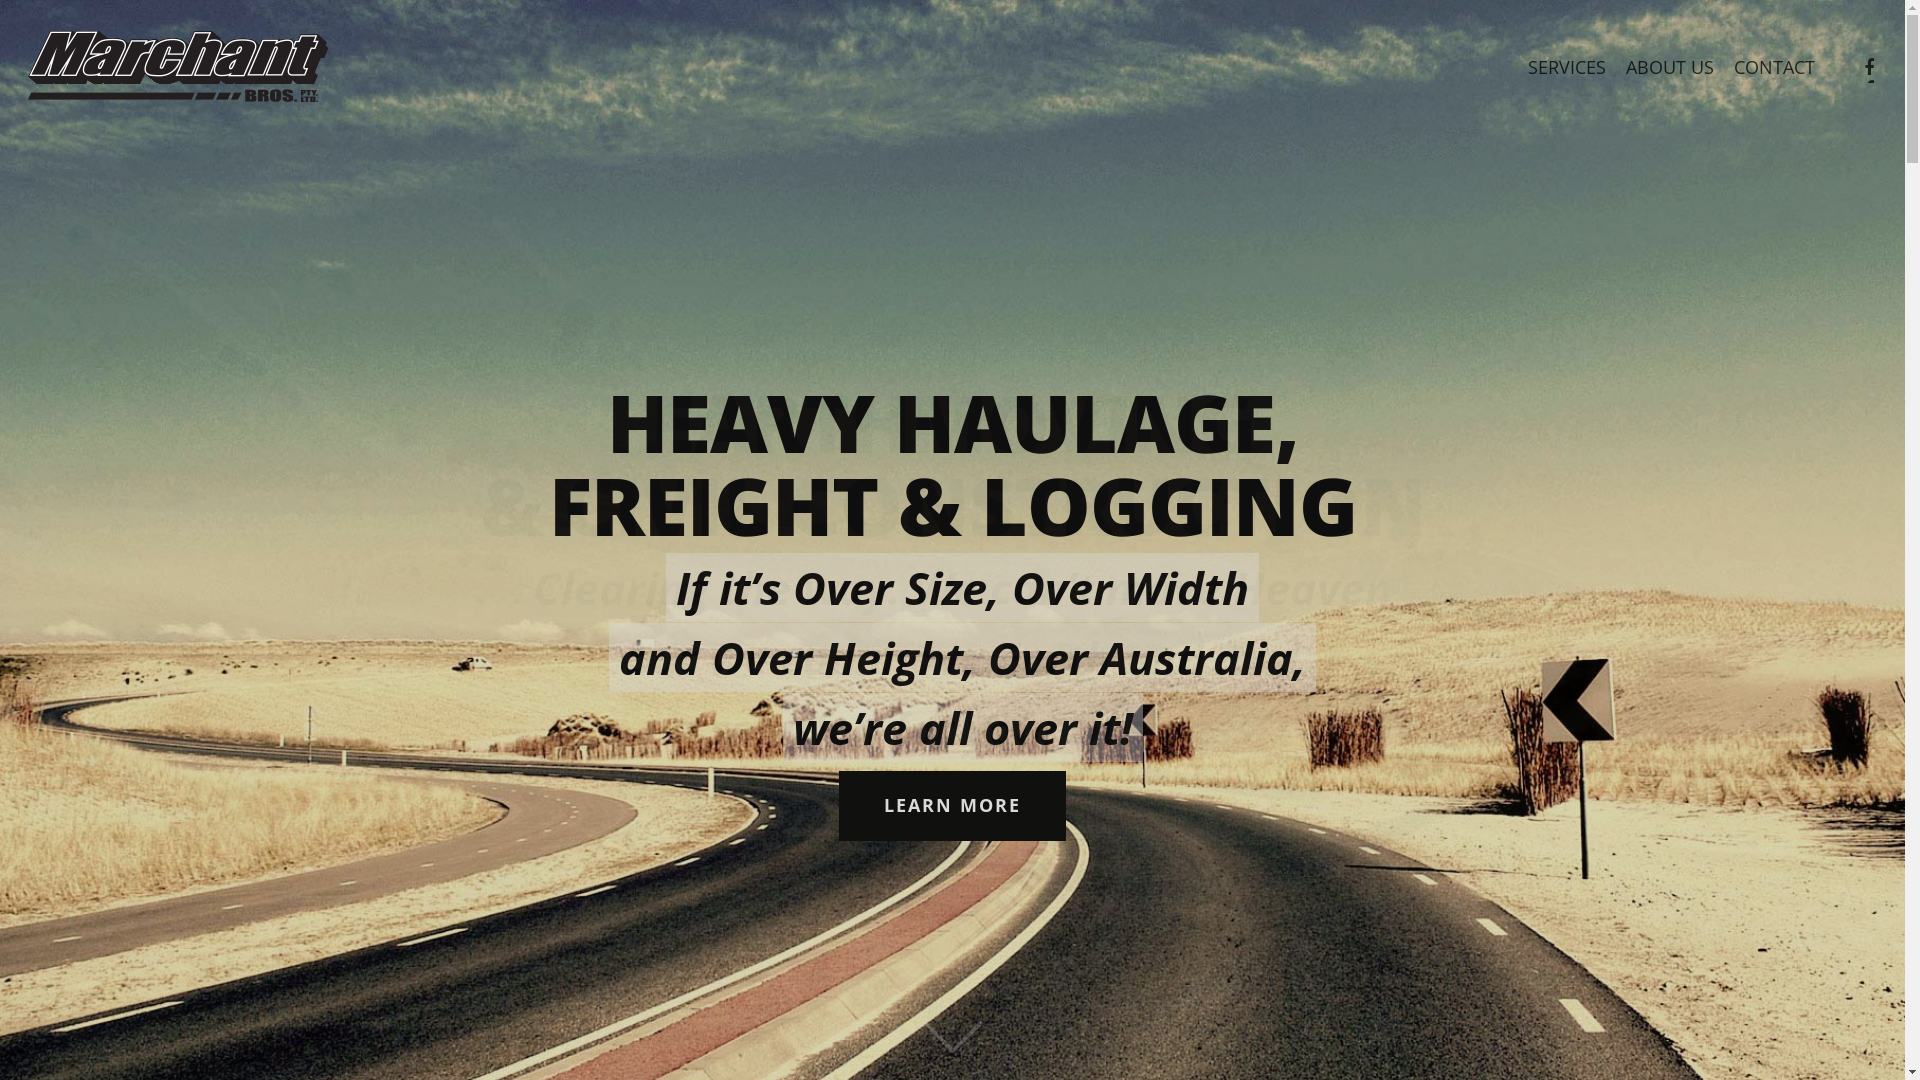 This screenshot has width=1920, height=1080. I want to click on 'ABOUT US', so click(1670, 66).